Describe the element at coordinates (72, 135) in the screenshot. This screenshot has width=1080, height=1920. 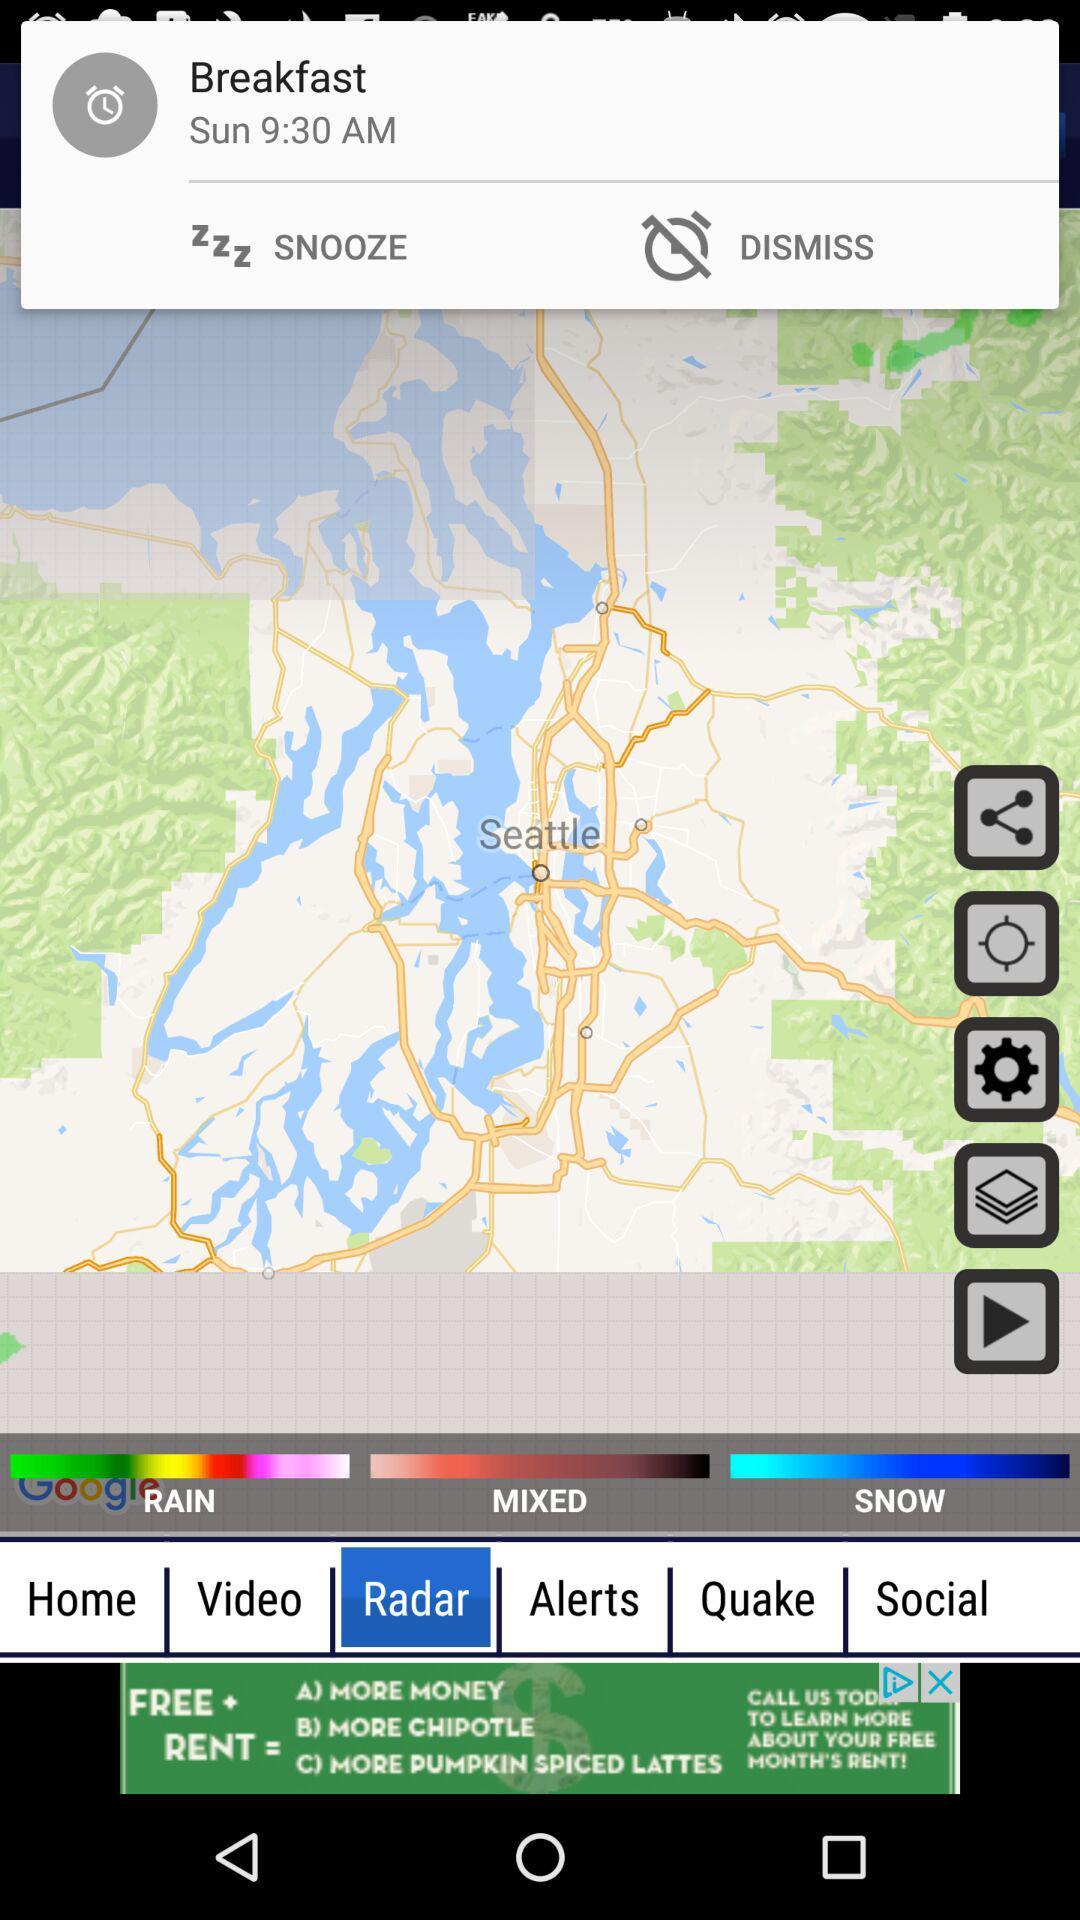
I see `the time icon` at that location.